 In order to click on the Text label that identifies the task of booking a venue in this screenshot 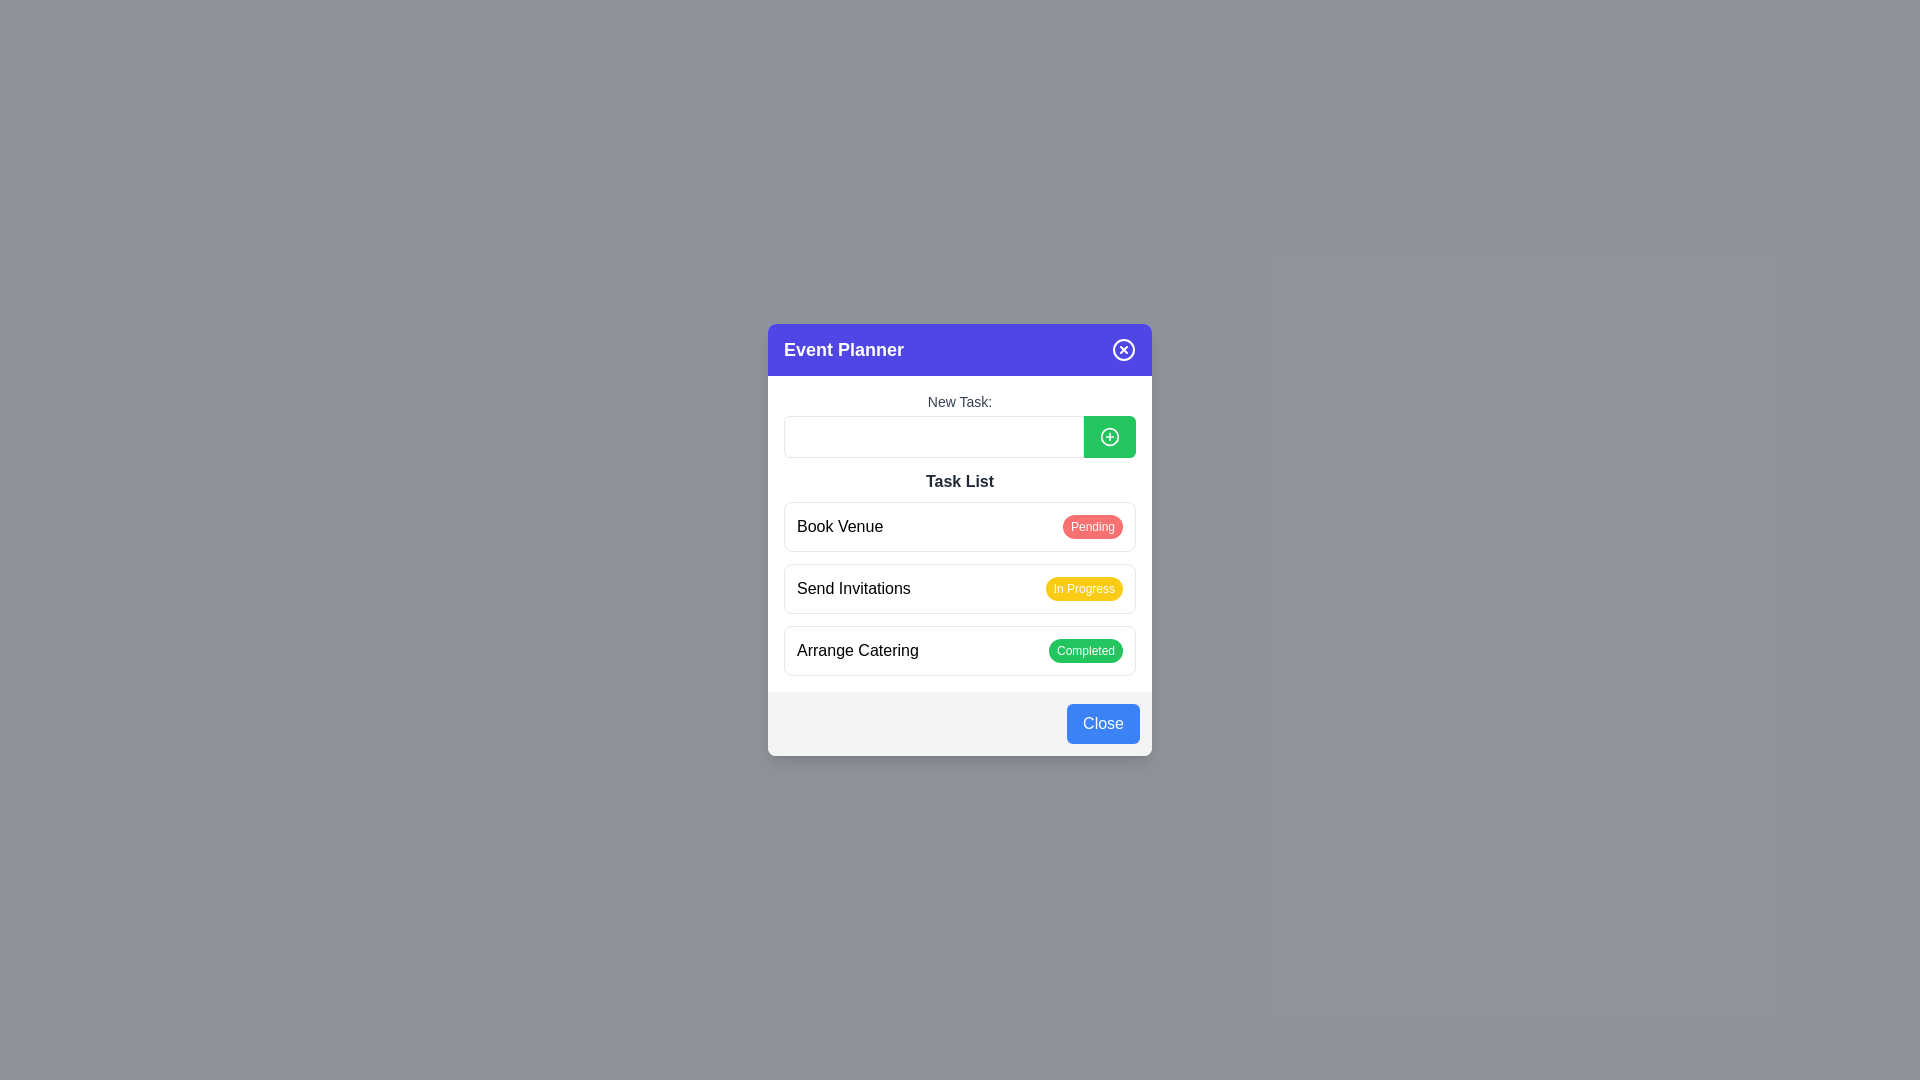, I will do `click(840, 526)`.